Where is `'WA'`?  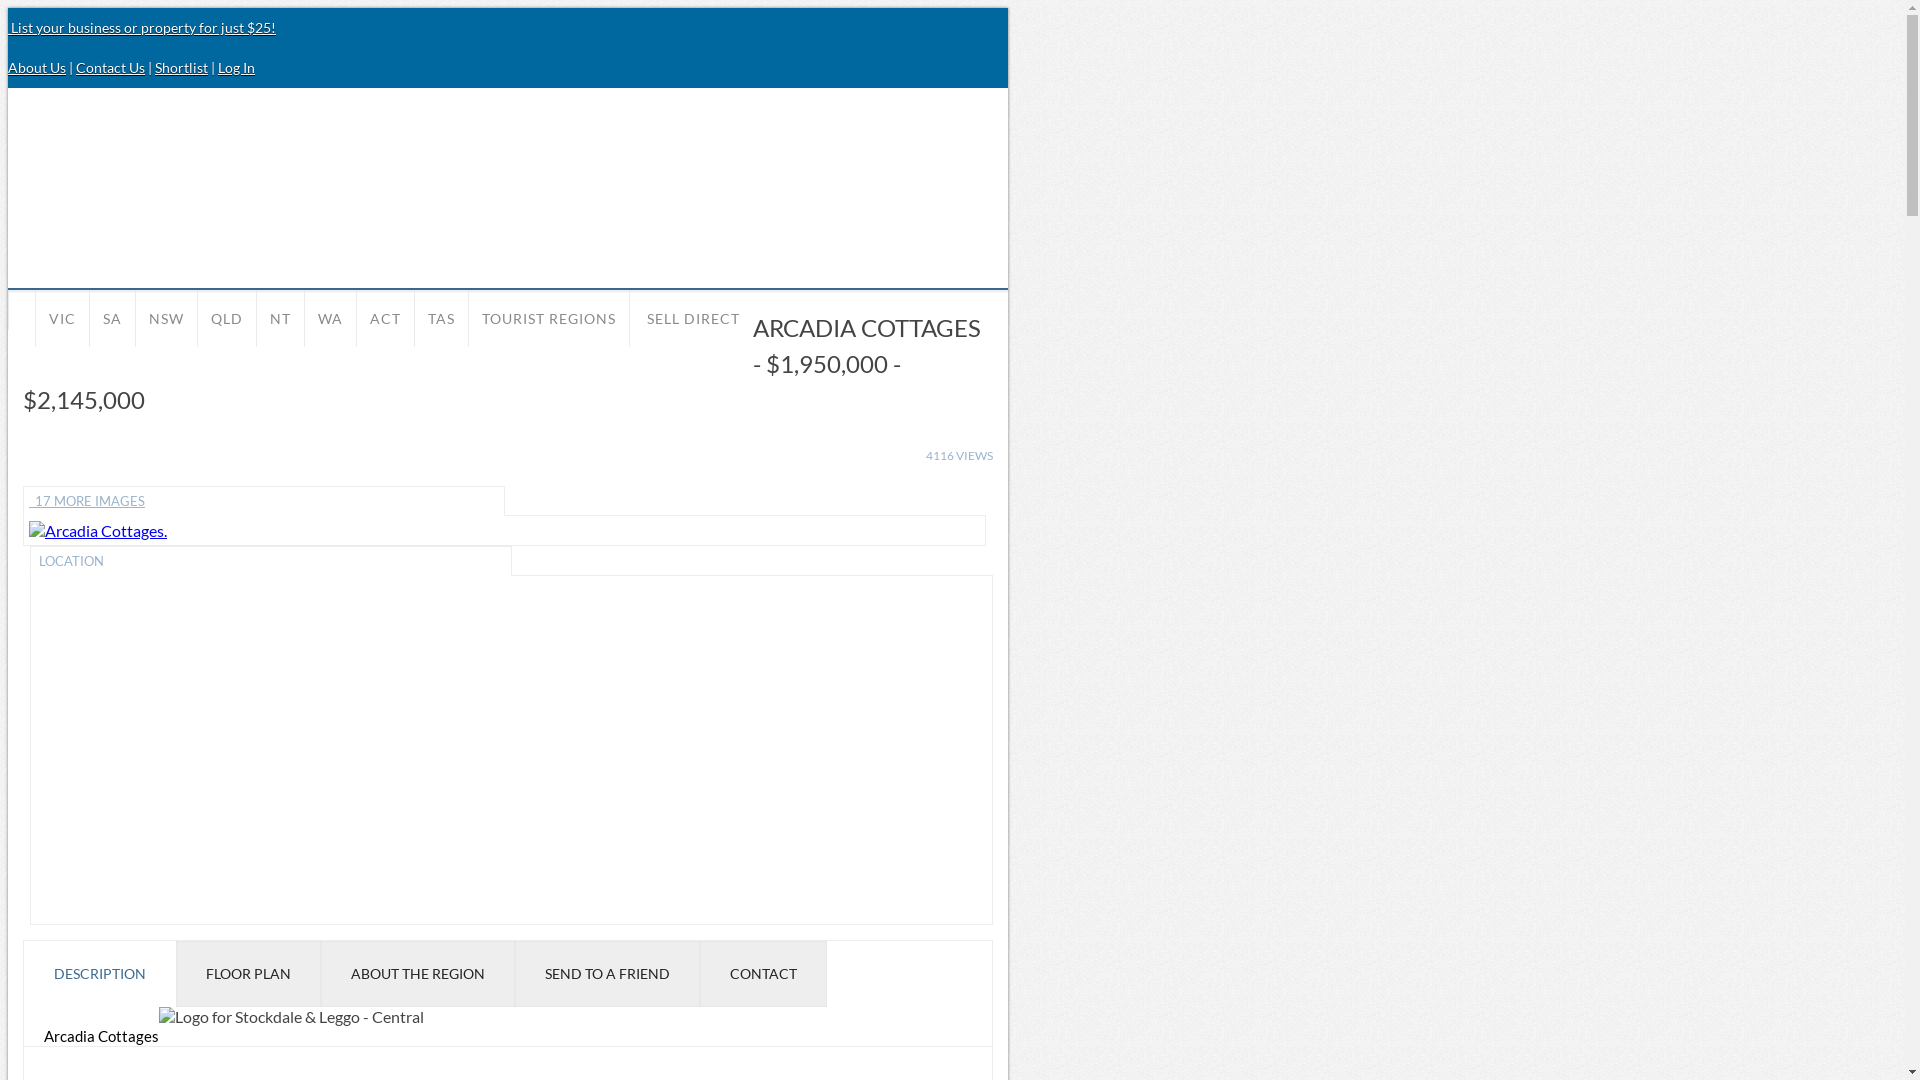
'WA' is located at coordinates (330, 317).